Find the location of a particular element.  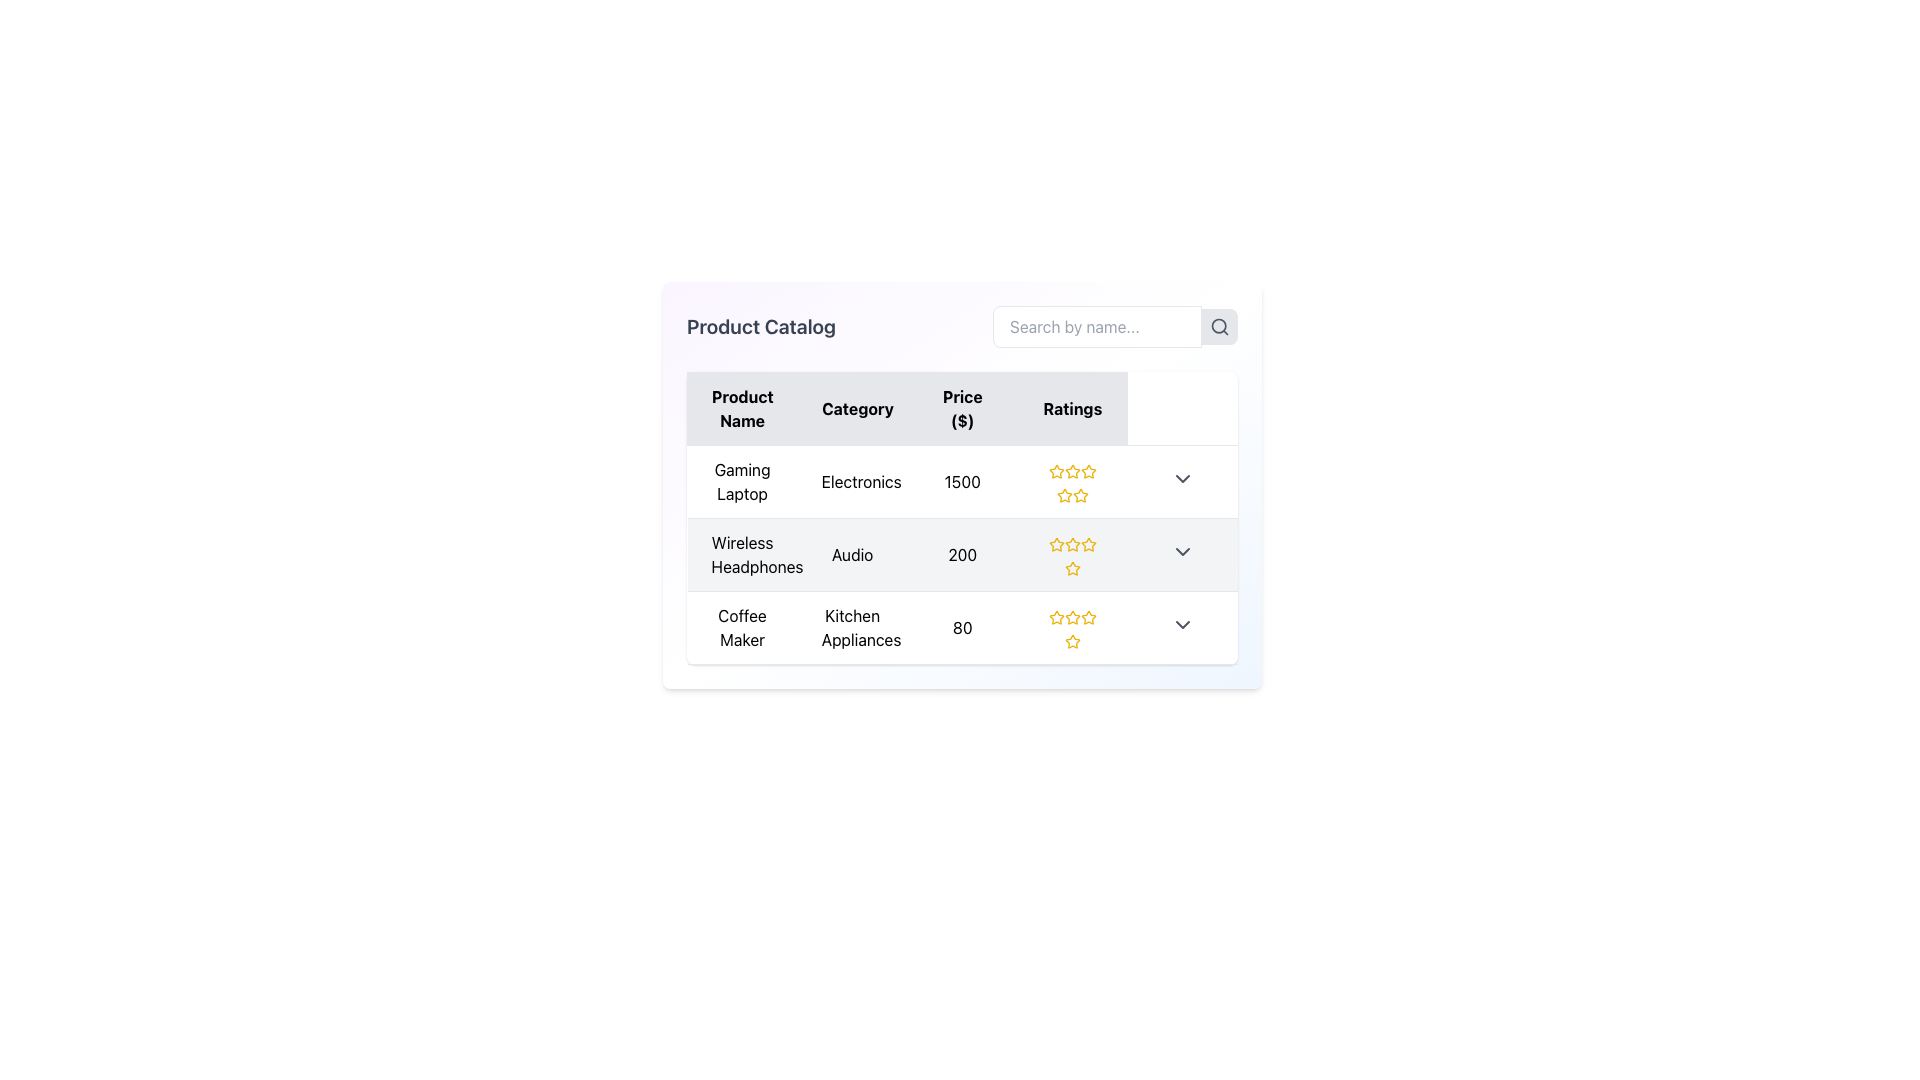

the non-interactive Rating indicator located in the fourth cell of the 'Ratings' column for the 'Coffee Maker' item is located at coordinates (1071, 627).